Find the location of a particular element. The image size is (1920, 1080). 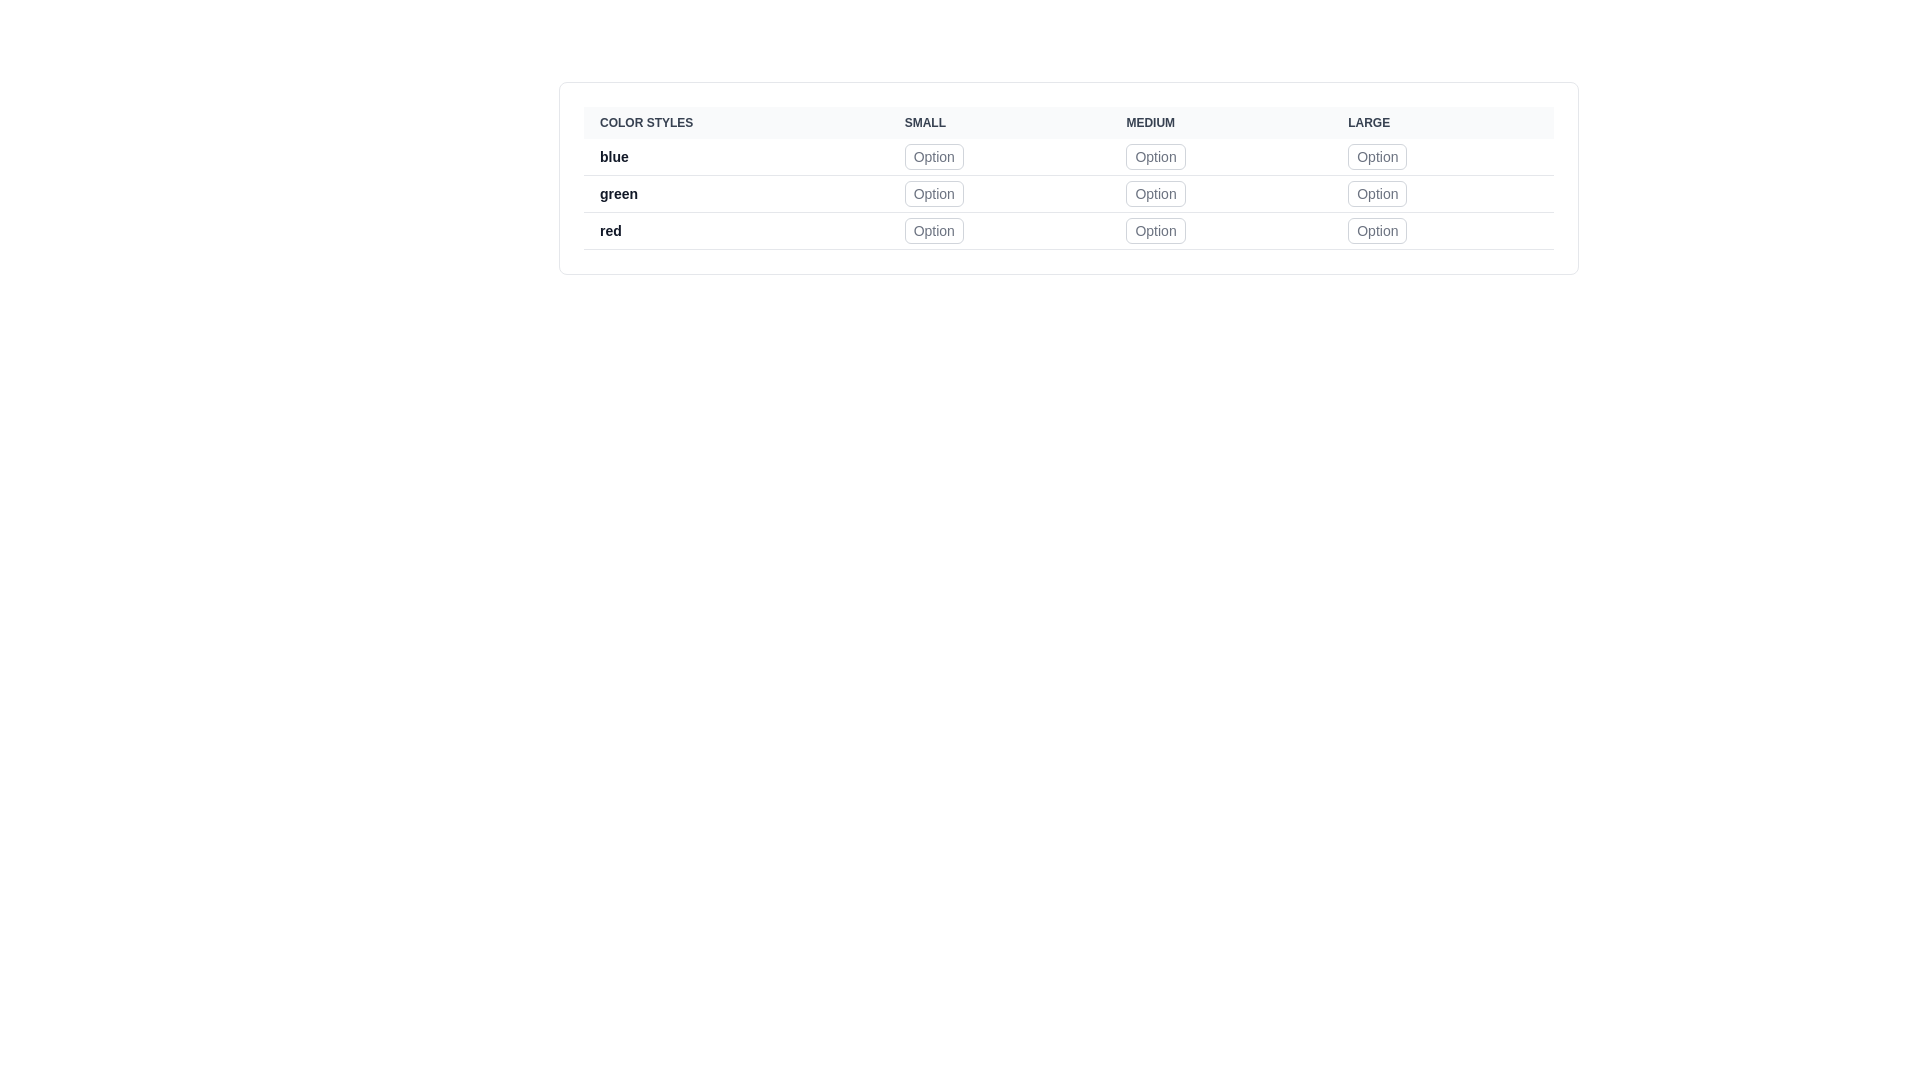

the button labeled 'Option' with a light red background located in the third row and second column of the grid layout is located at coordinates (1156, 230).